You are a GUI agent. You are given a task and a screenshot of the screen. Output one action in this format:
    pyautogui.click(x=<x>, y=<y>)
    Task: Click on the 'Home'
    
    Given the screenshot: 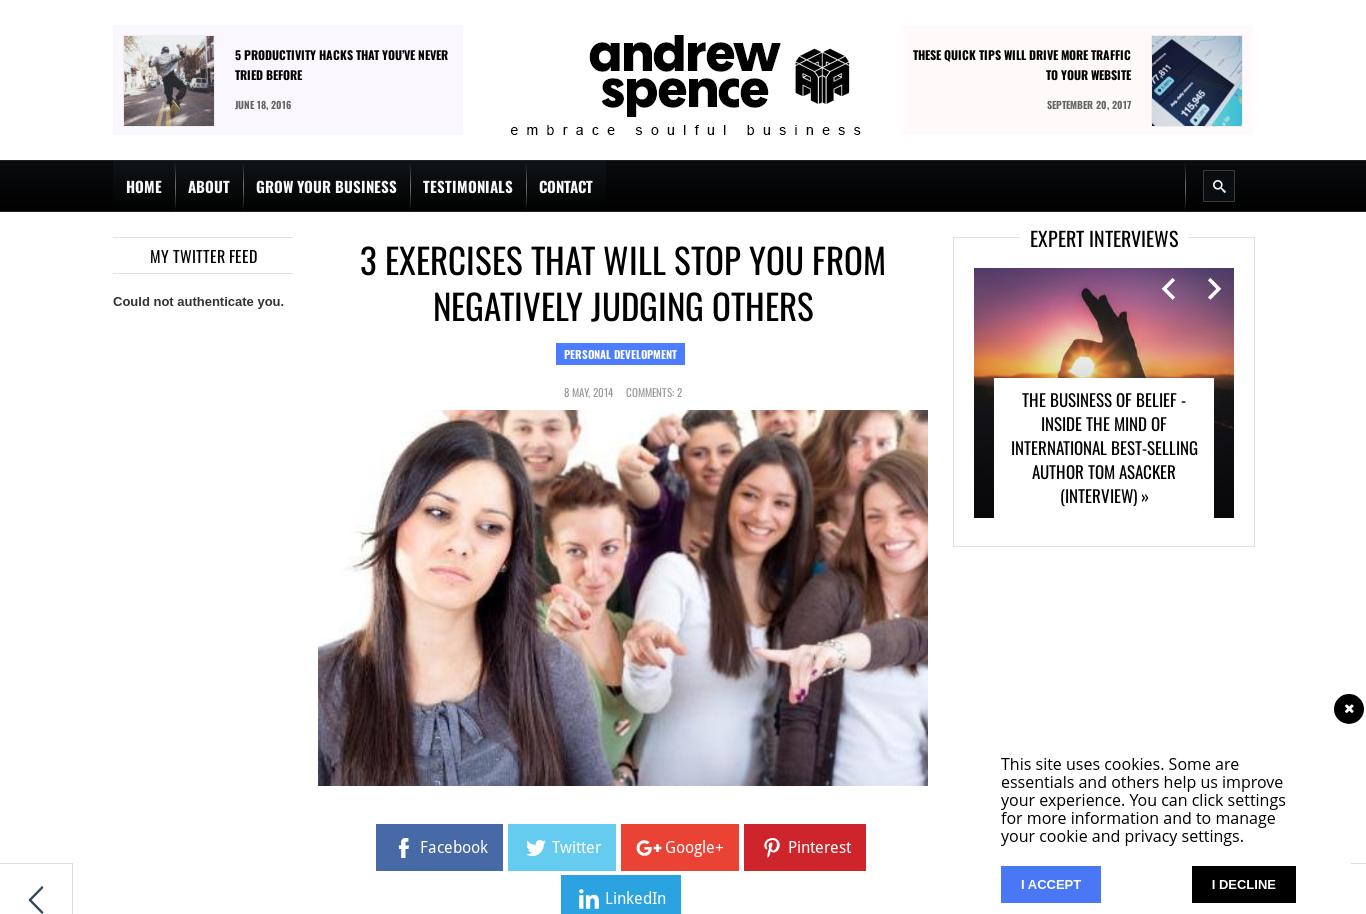 What is the action you would take?
    pyautogui.click(x=142, y=185)
    